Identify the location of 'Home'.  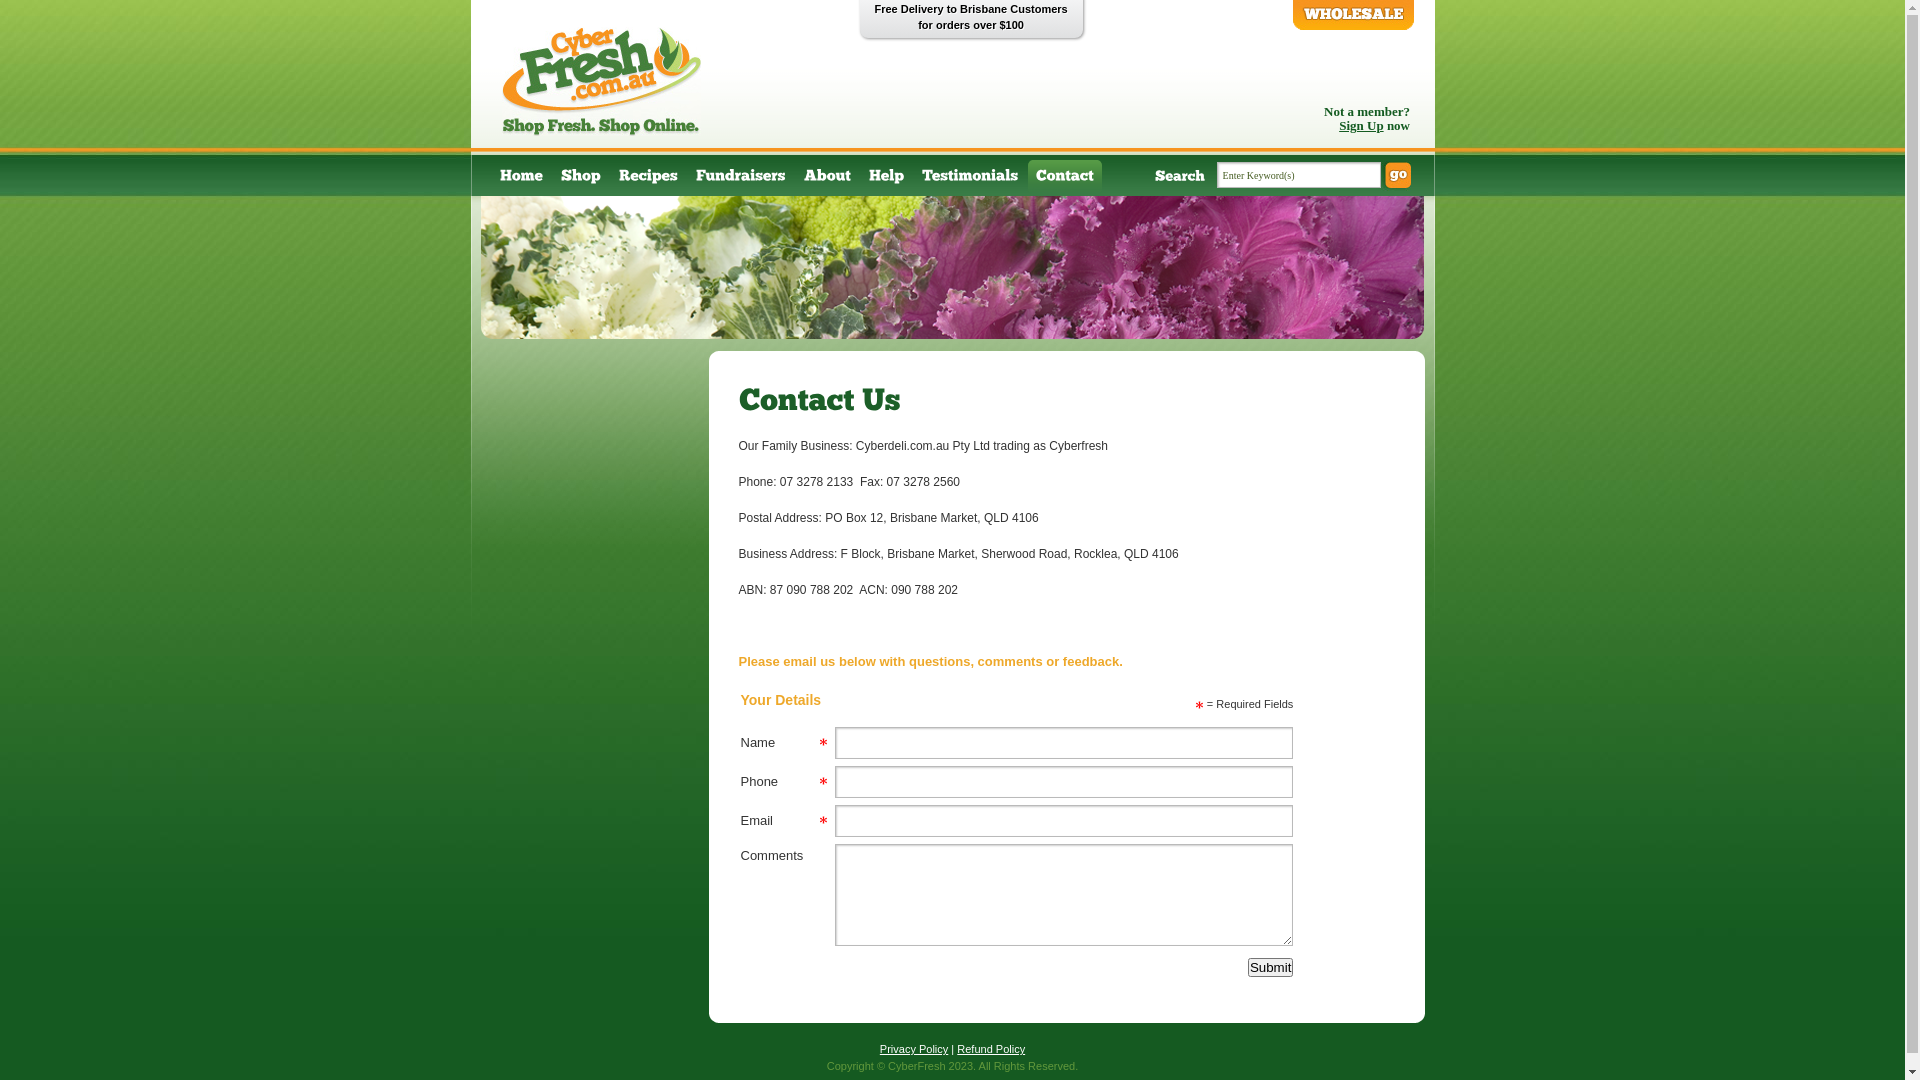
(521, 176).